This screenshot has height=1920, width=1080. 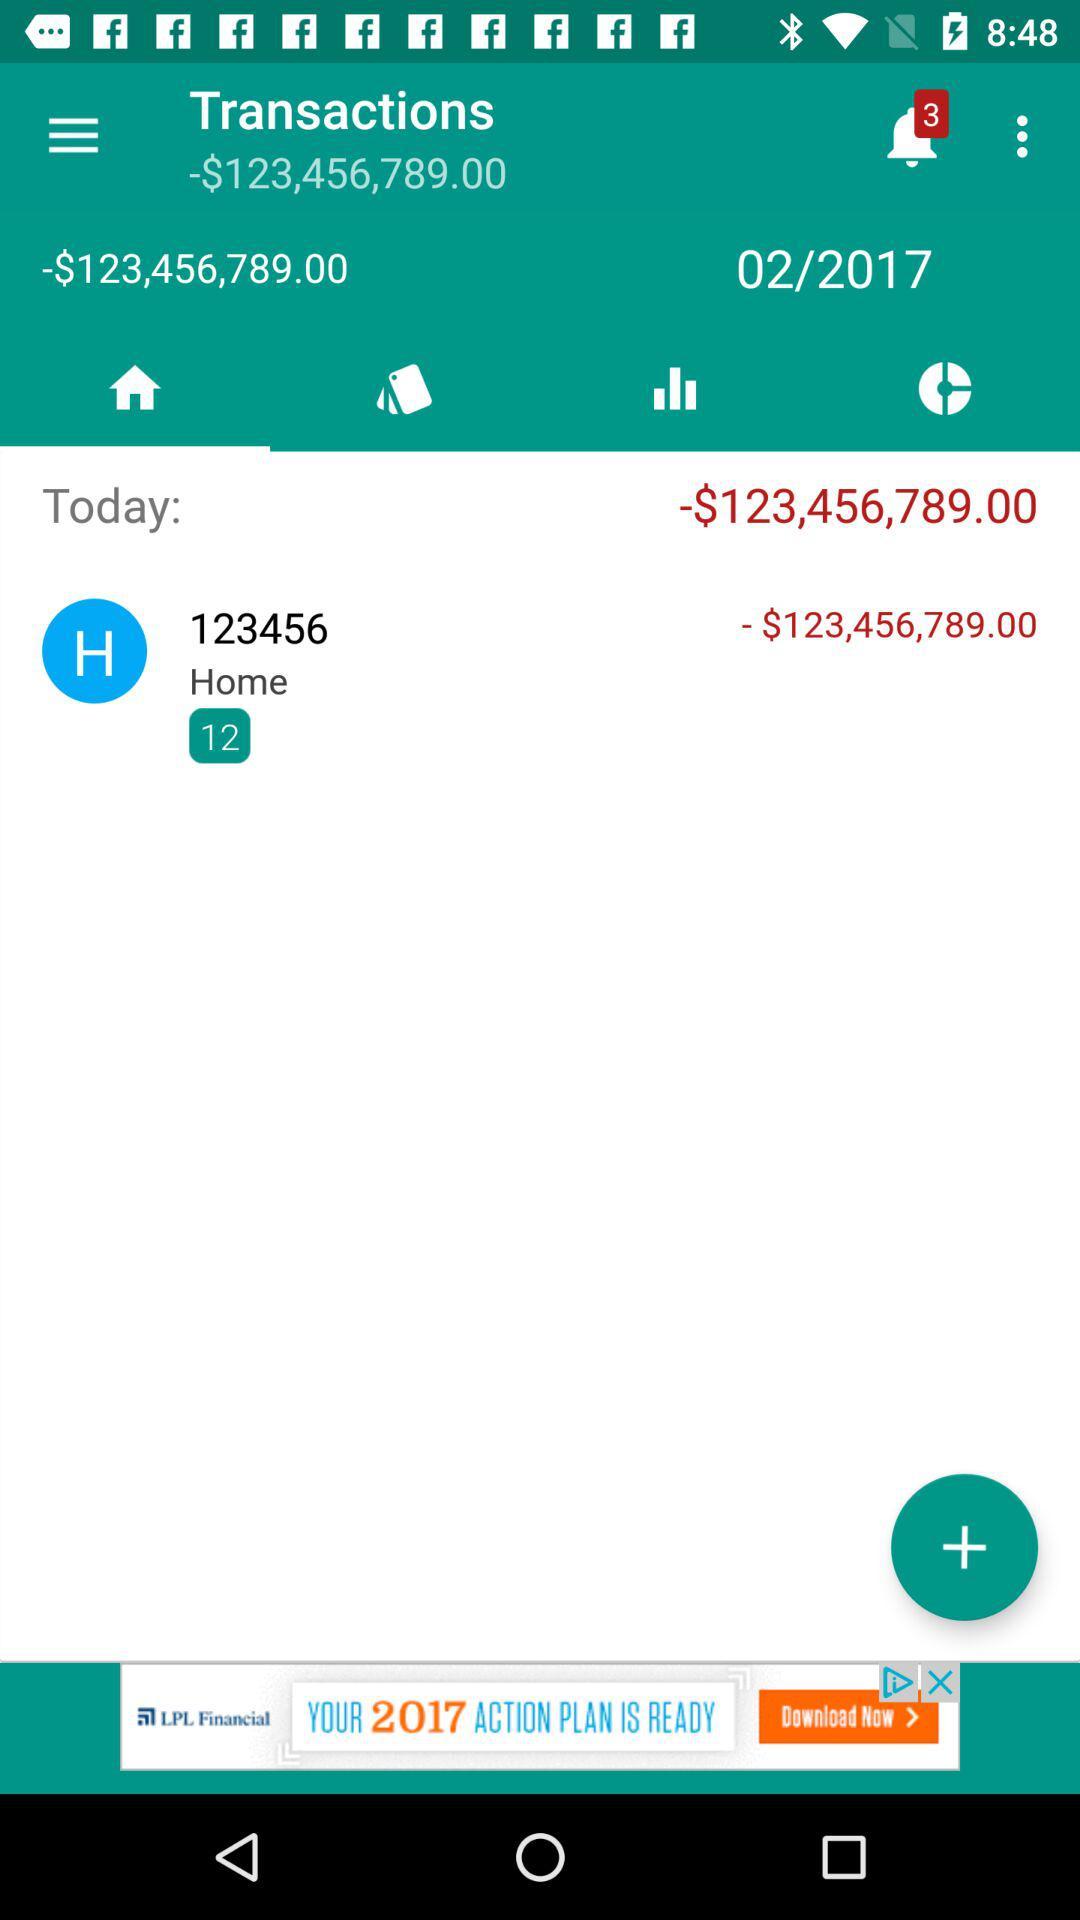 I want to click on the icon at the bottom right corner, so click(x=963, y=1546).